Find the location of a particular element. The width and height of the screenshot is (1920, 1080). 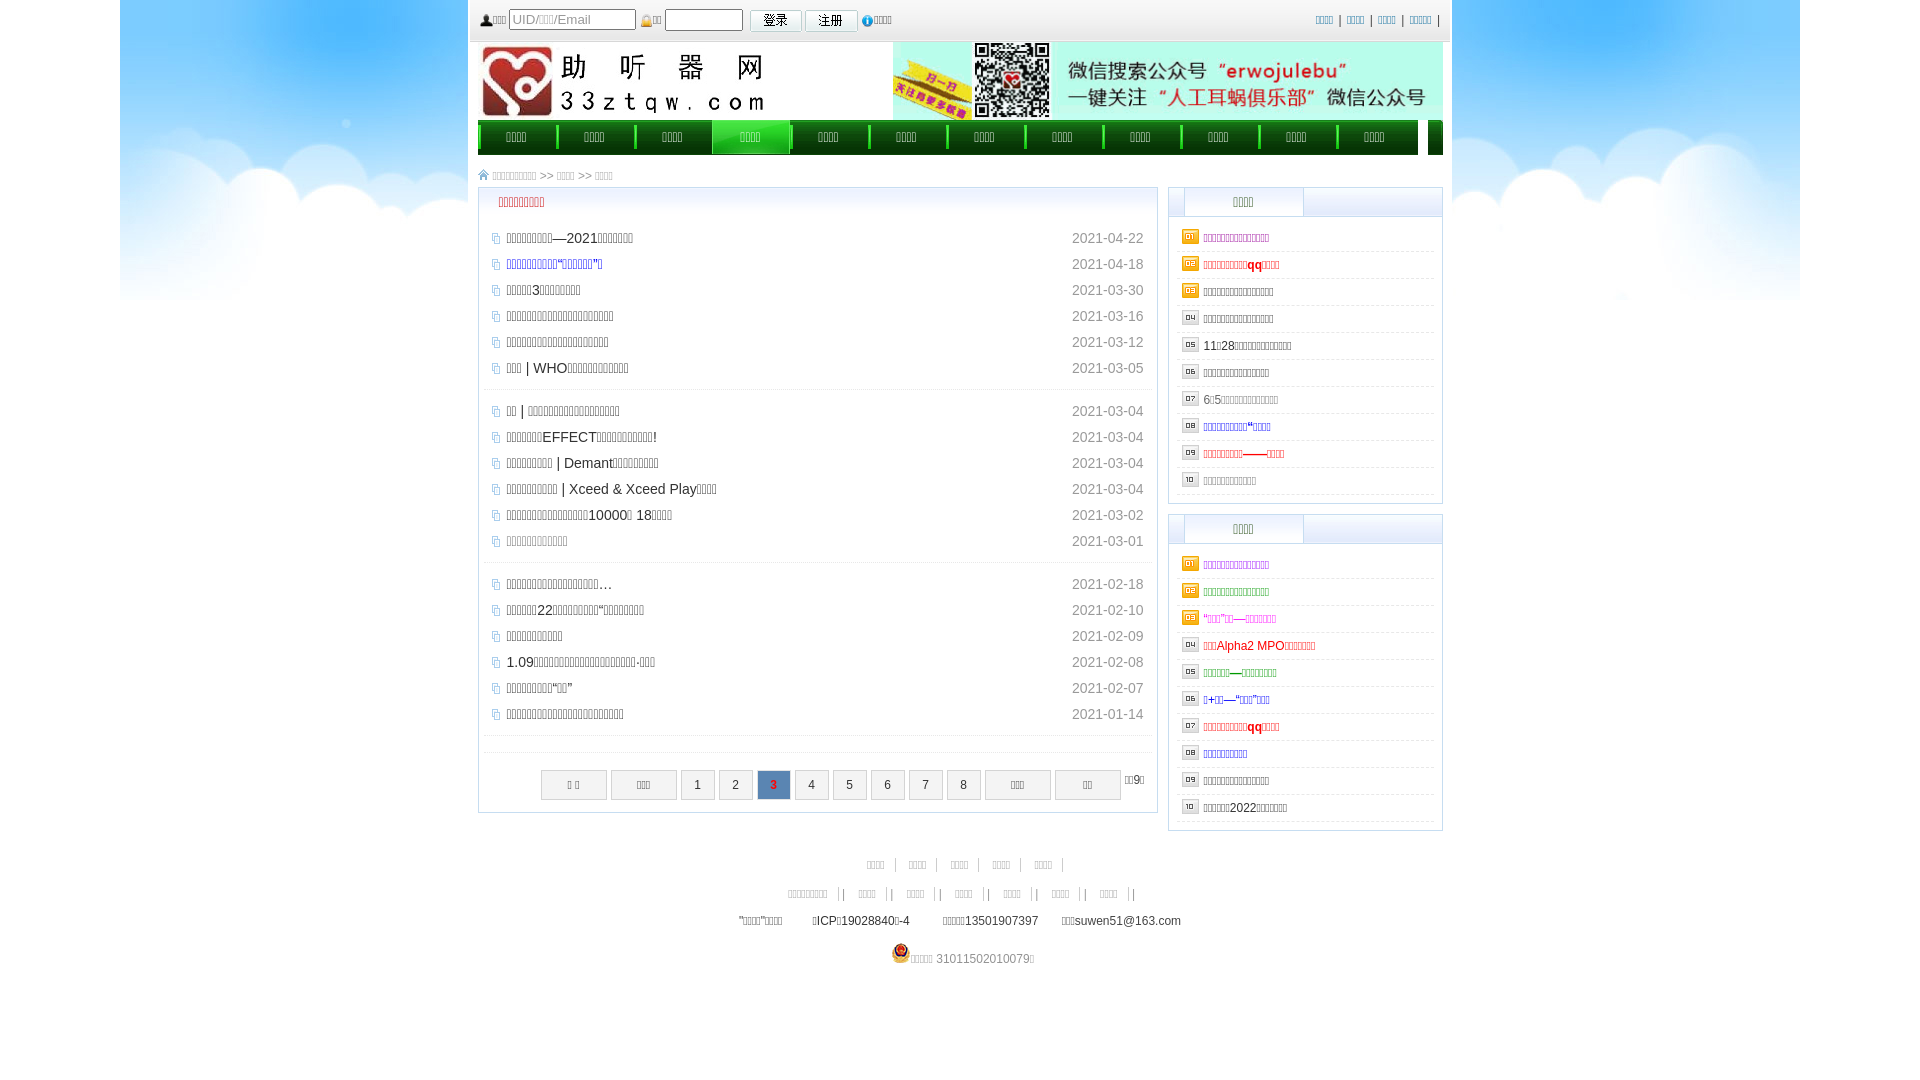

'5' is located at coordinates (849, 784).